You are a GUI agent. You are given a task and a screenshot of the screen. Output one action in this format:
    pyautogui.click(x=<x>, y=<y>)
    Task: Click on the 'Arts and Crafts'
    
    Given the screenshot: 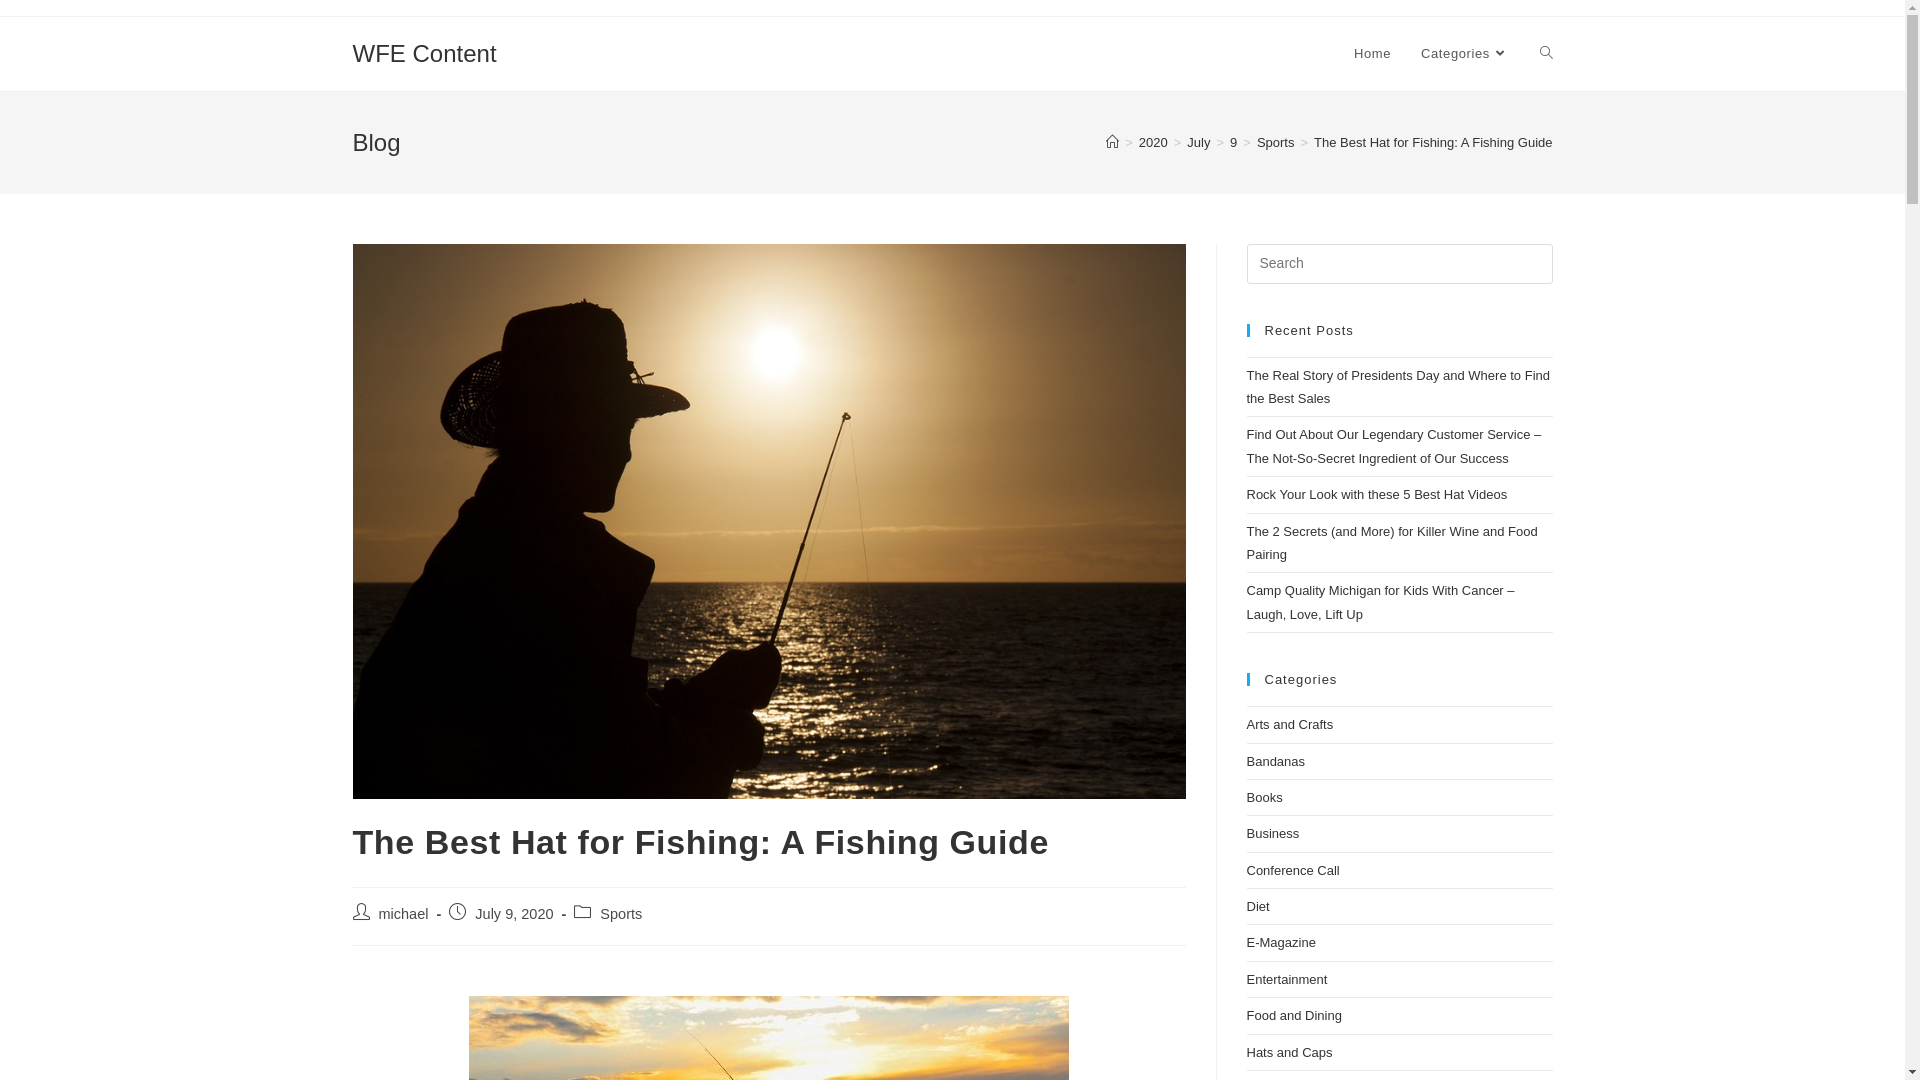 What is the action you would take?
    pyautogui.click(x=1289, y=724)
    